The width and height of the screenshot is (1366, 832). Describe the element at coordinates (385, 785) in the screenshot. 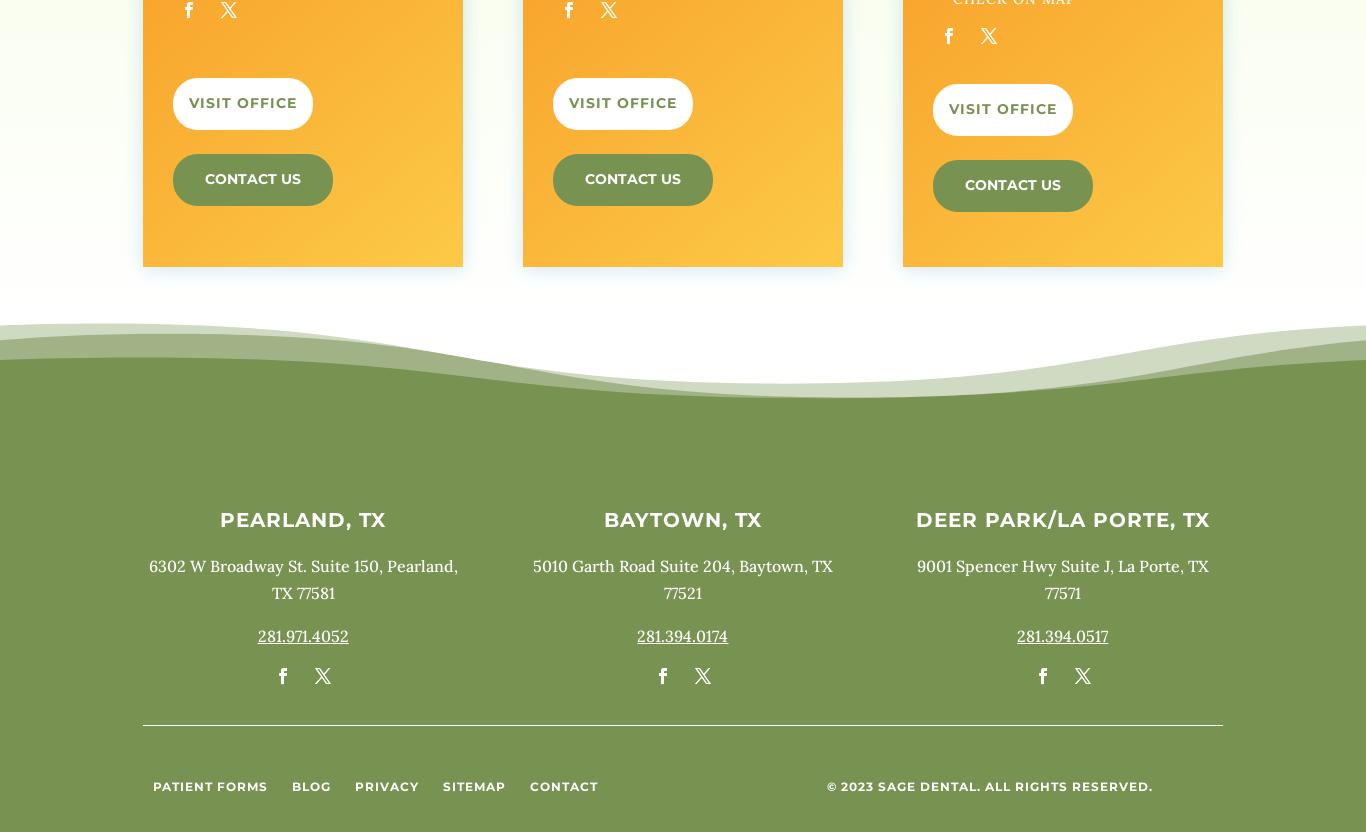

I see `'Privacy'` at that location.